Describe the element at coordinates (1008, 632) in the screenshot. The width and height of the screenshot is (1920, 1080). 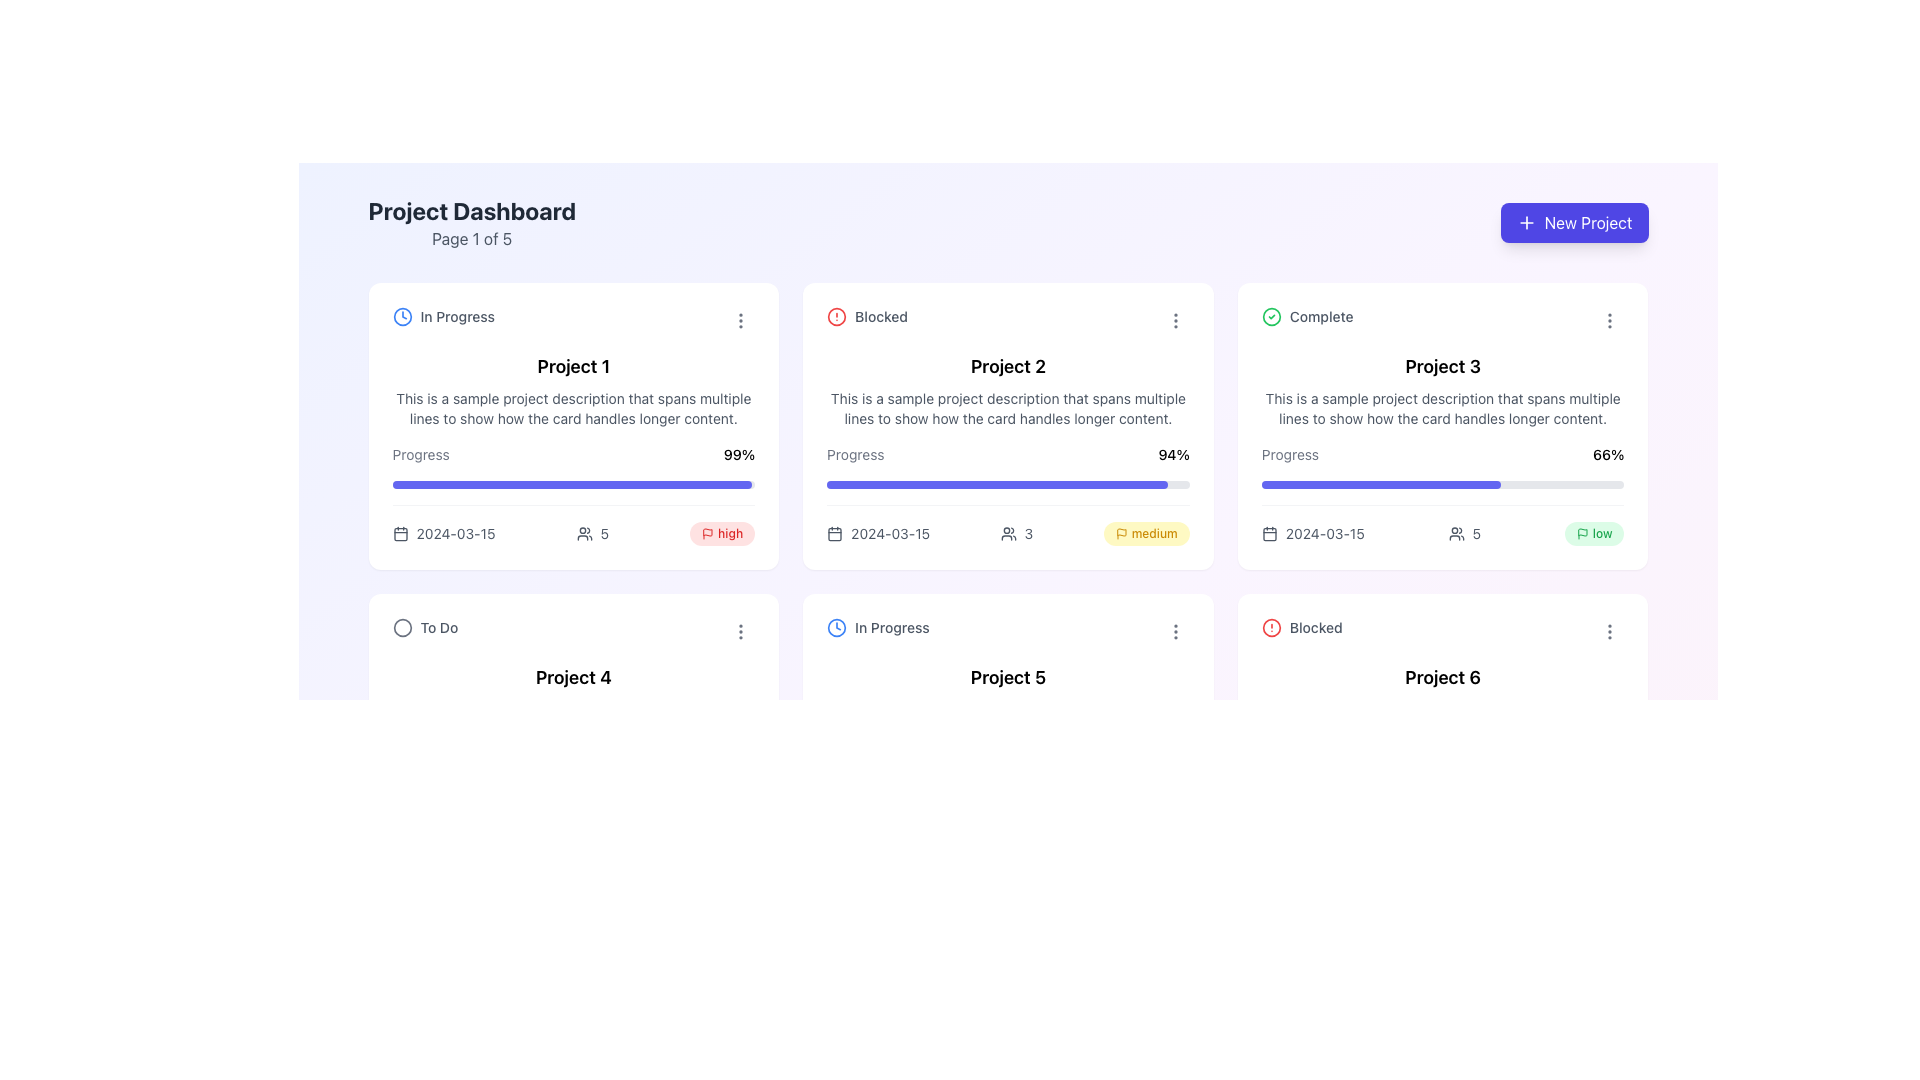
I see `the status indicator for 'Project 5'` at that location.